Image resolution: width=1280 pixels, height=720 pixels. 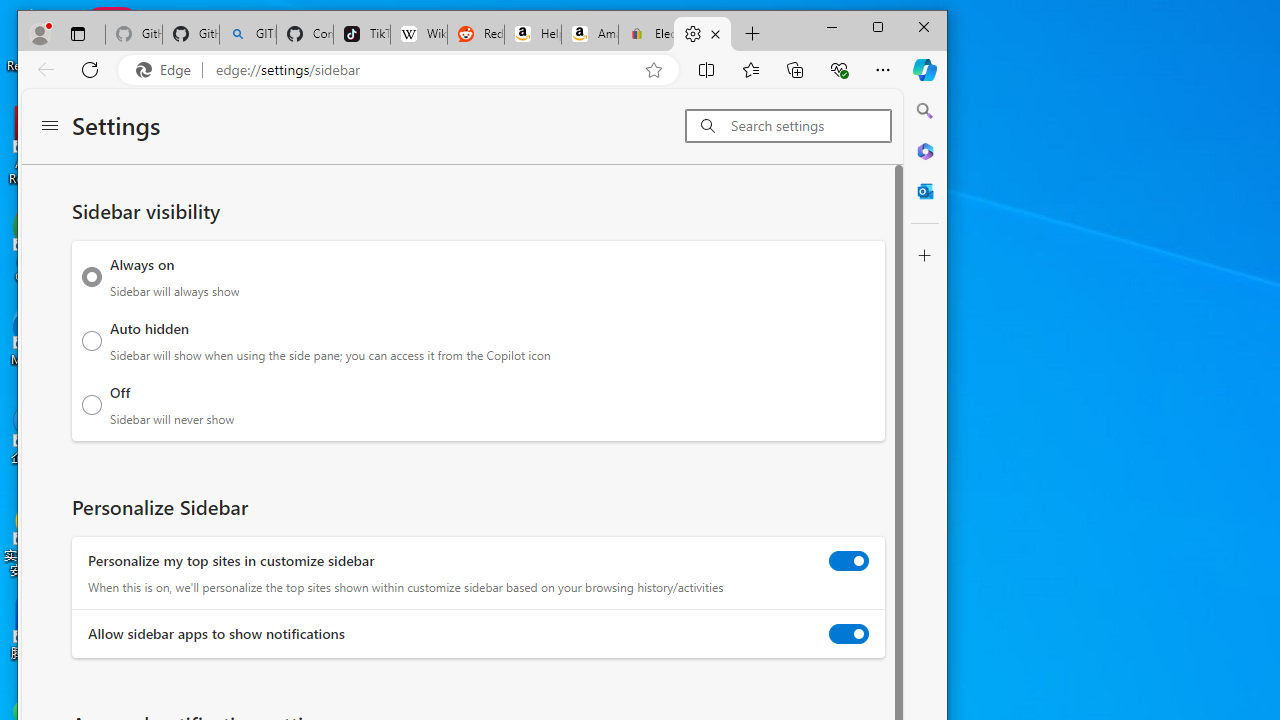 What do you see at coordinates (589, 34) in the screenshot?
I see `'Amazon.com: Deals'` at bounding box center [589, 34].